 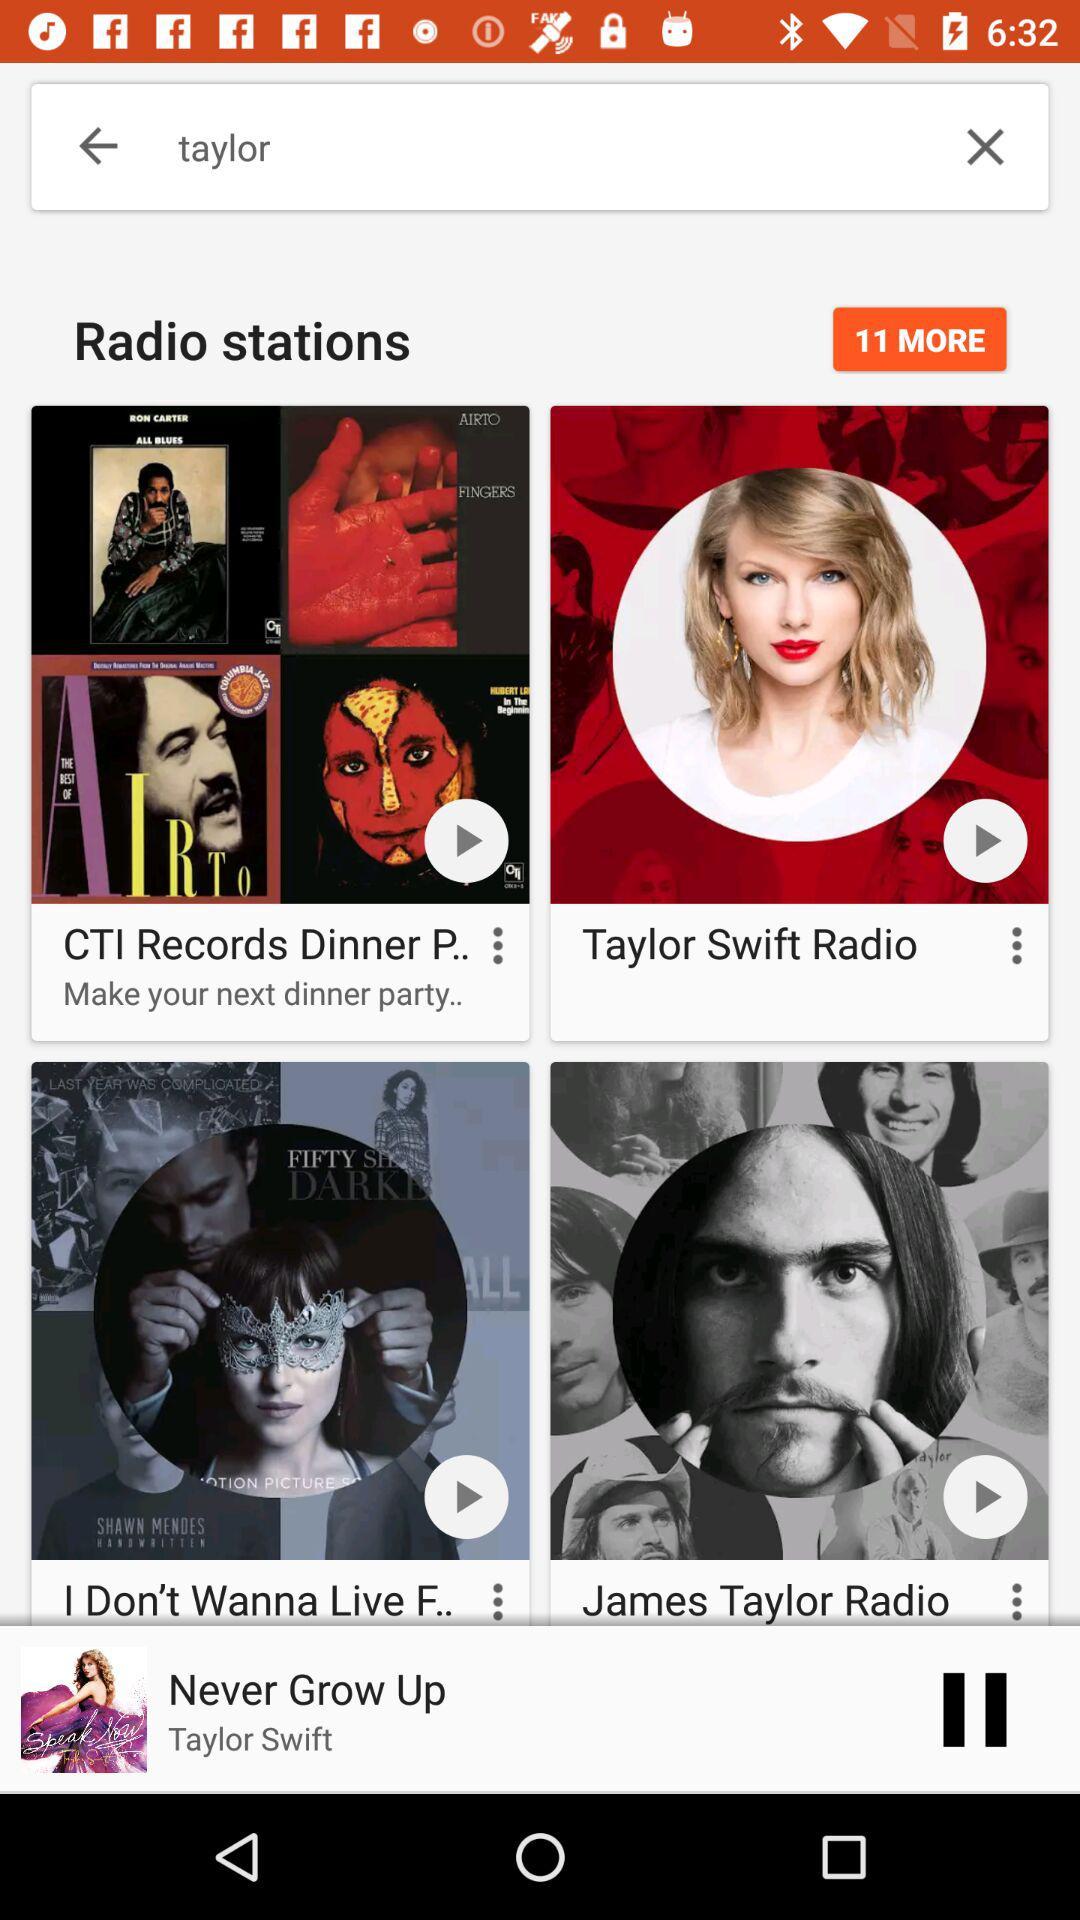 What do you see at coordinates (974, 1708) in the screenshot?
I see `icon next to never grow up icon` at bounding box center [974, 1708].